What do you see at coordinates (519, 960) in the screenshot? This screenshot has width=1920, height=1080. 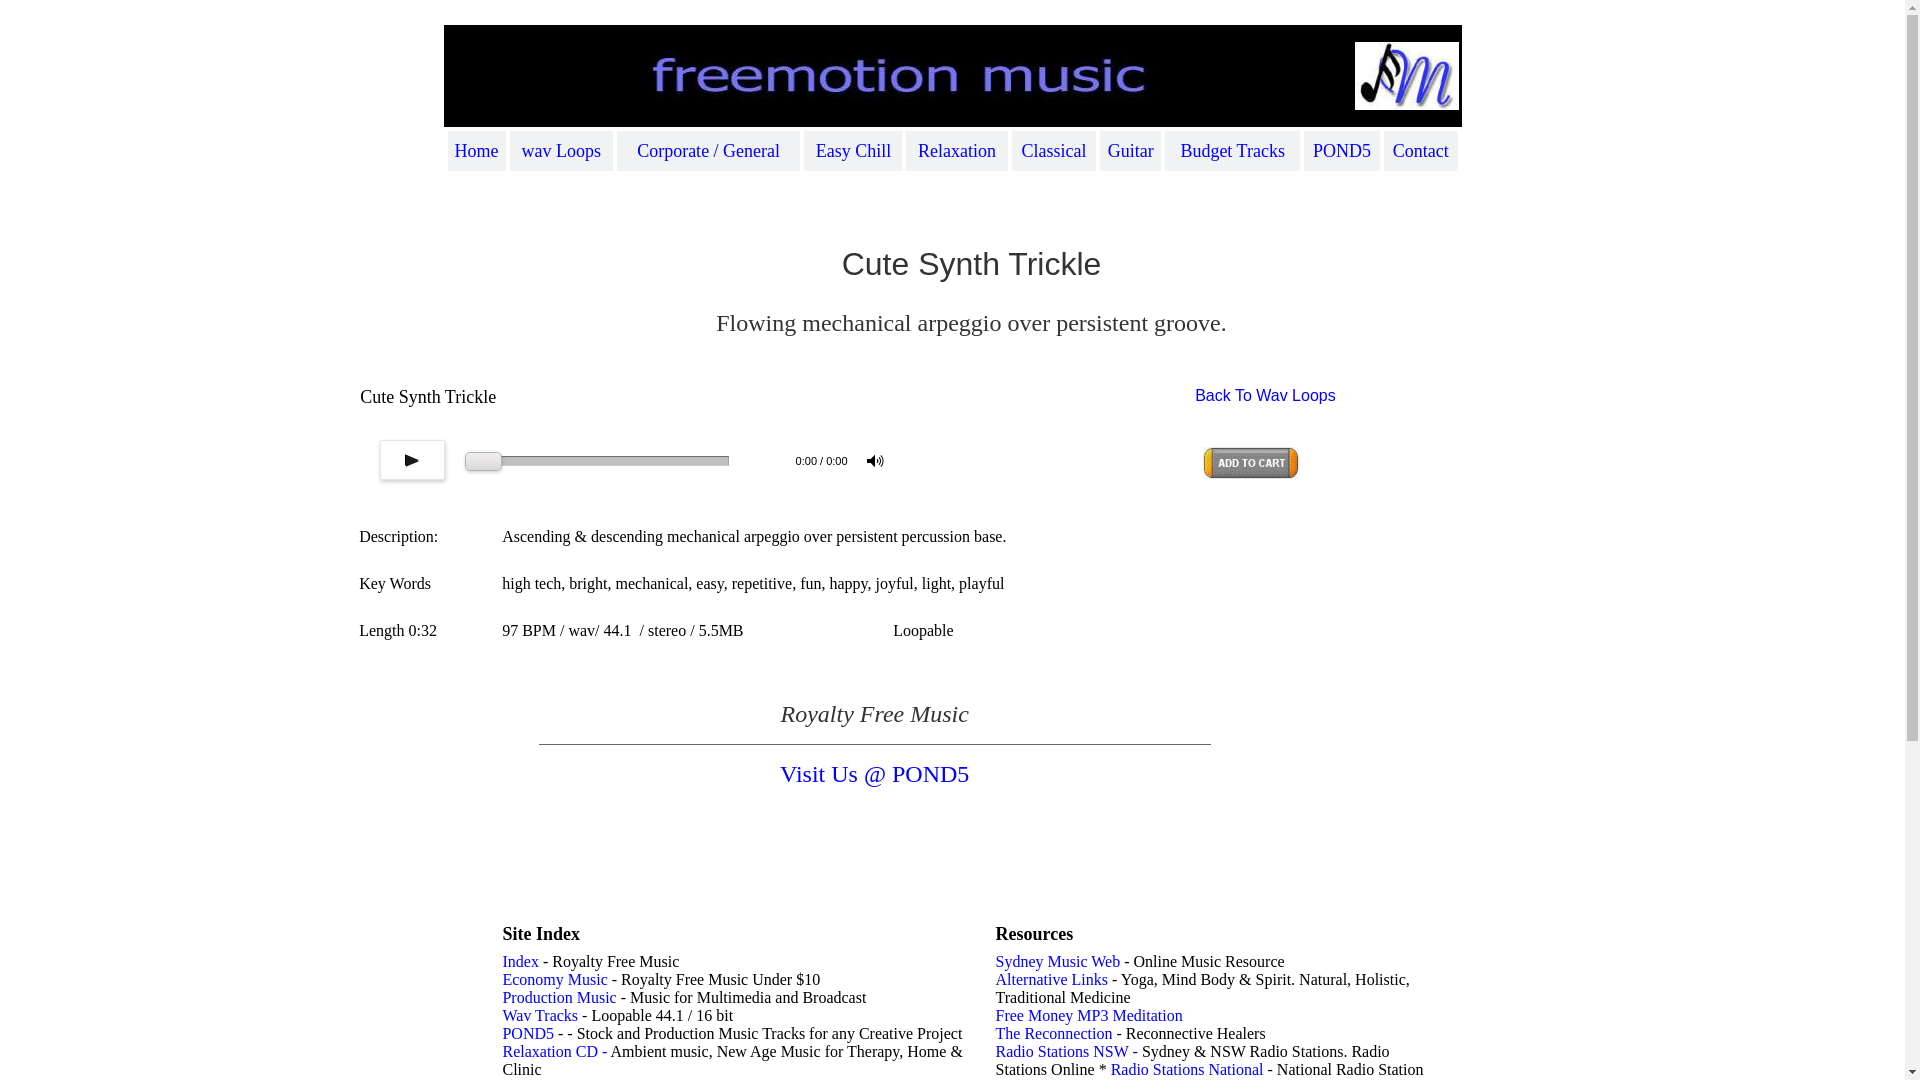 I see `'Index'` at bounding box center [519, 960].